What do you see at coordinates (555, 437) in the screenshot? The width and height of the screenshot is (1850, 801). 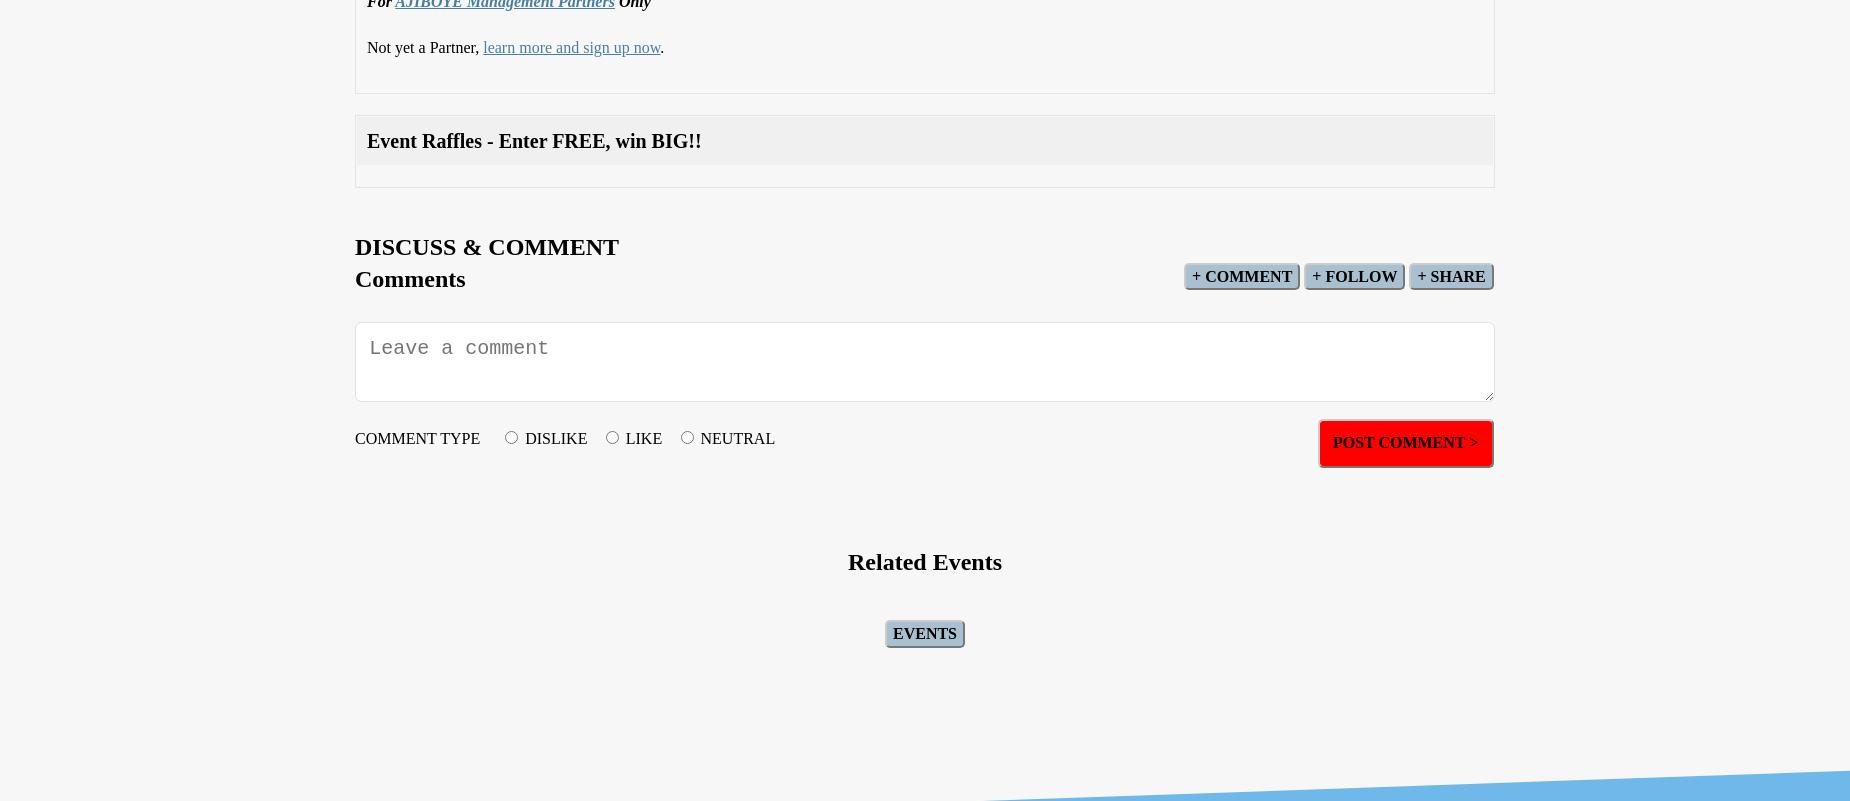 I see `'DISLIKE'` at bounding box center [555, 437].